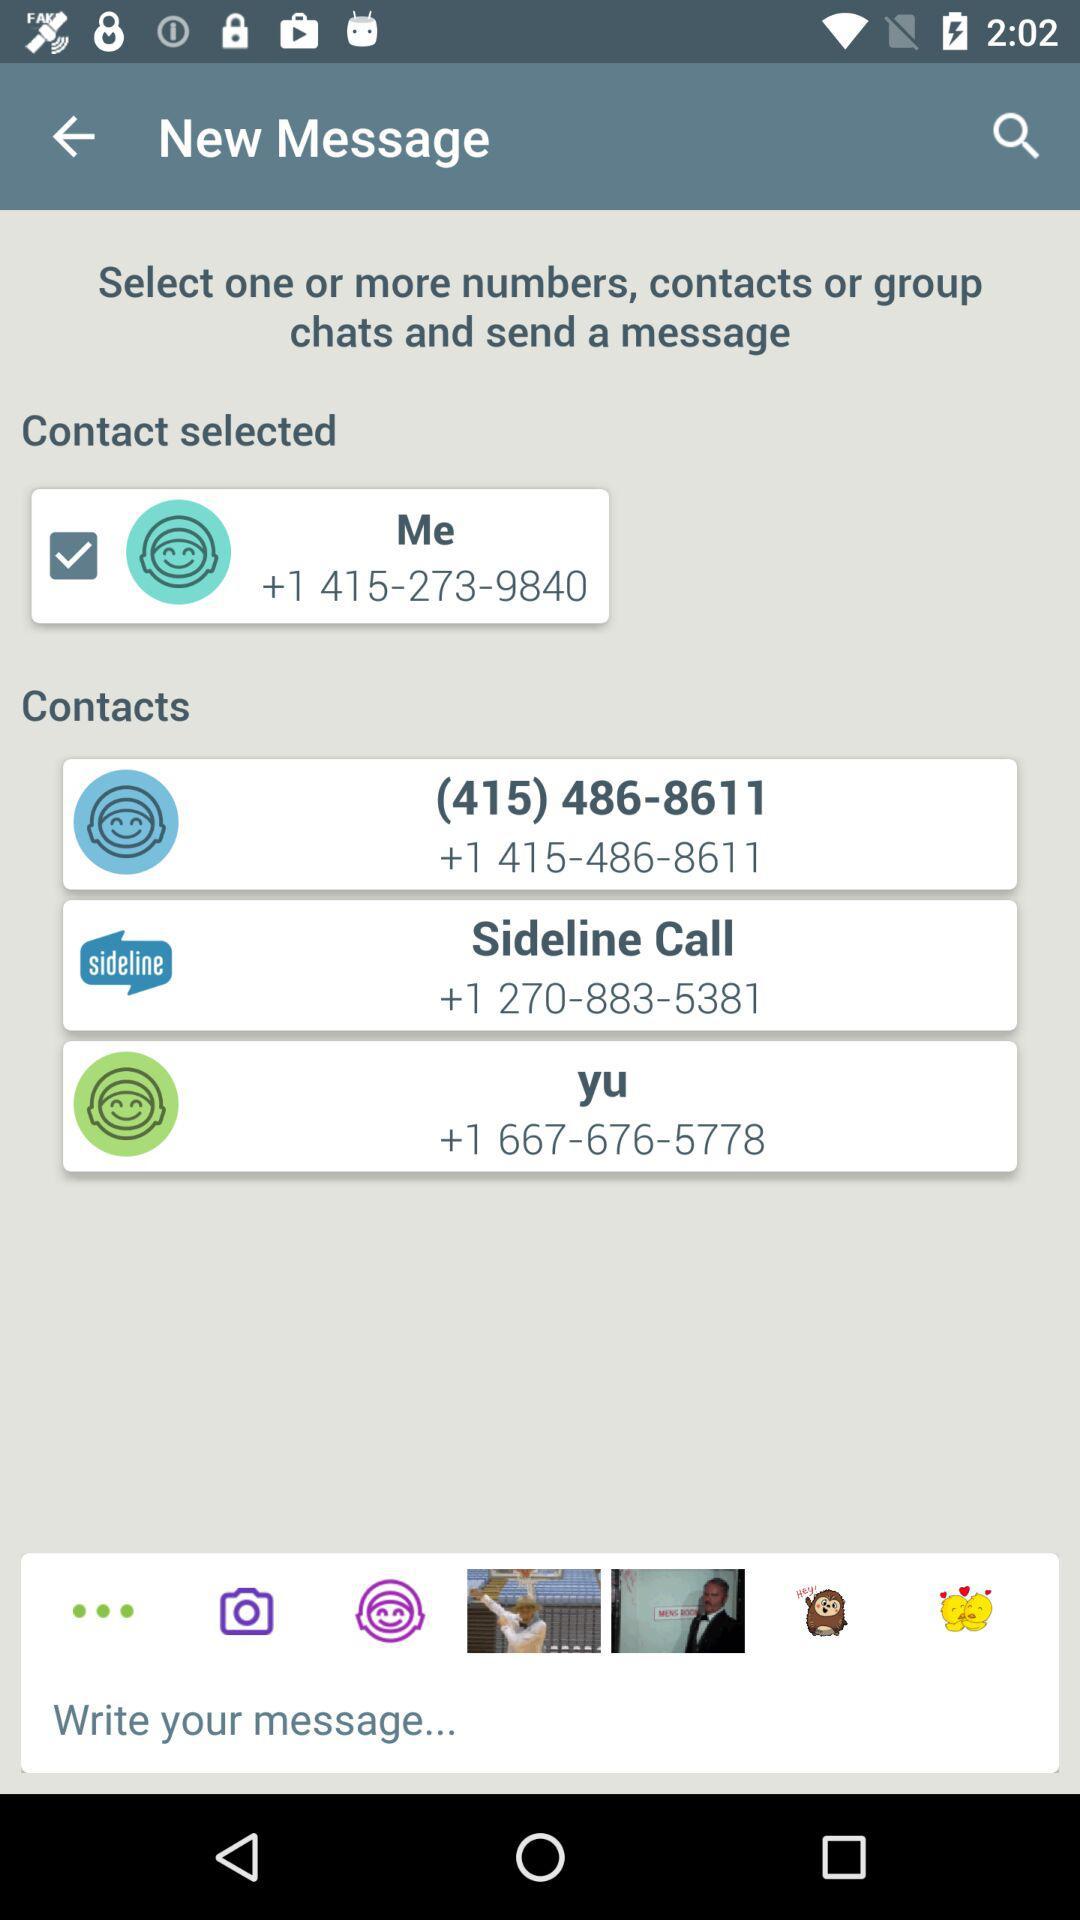 The height and width of the screenshot is (1920, 1080). I want to click on take photo, so click(245, 1611).